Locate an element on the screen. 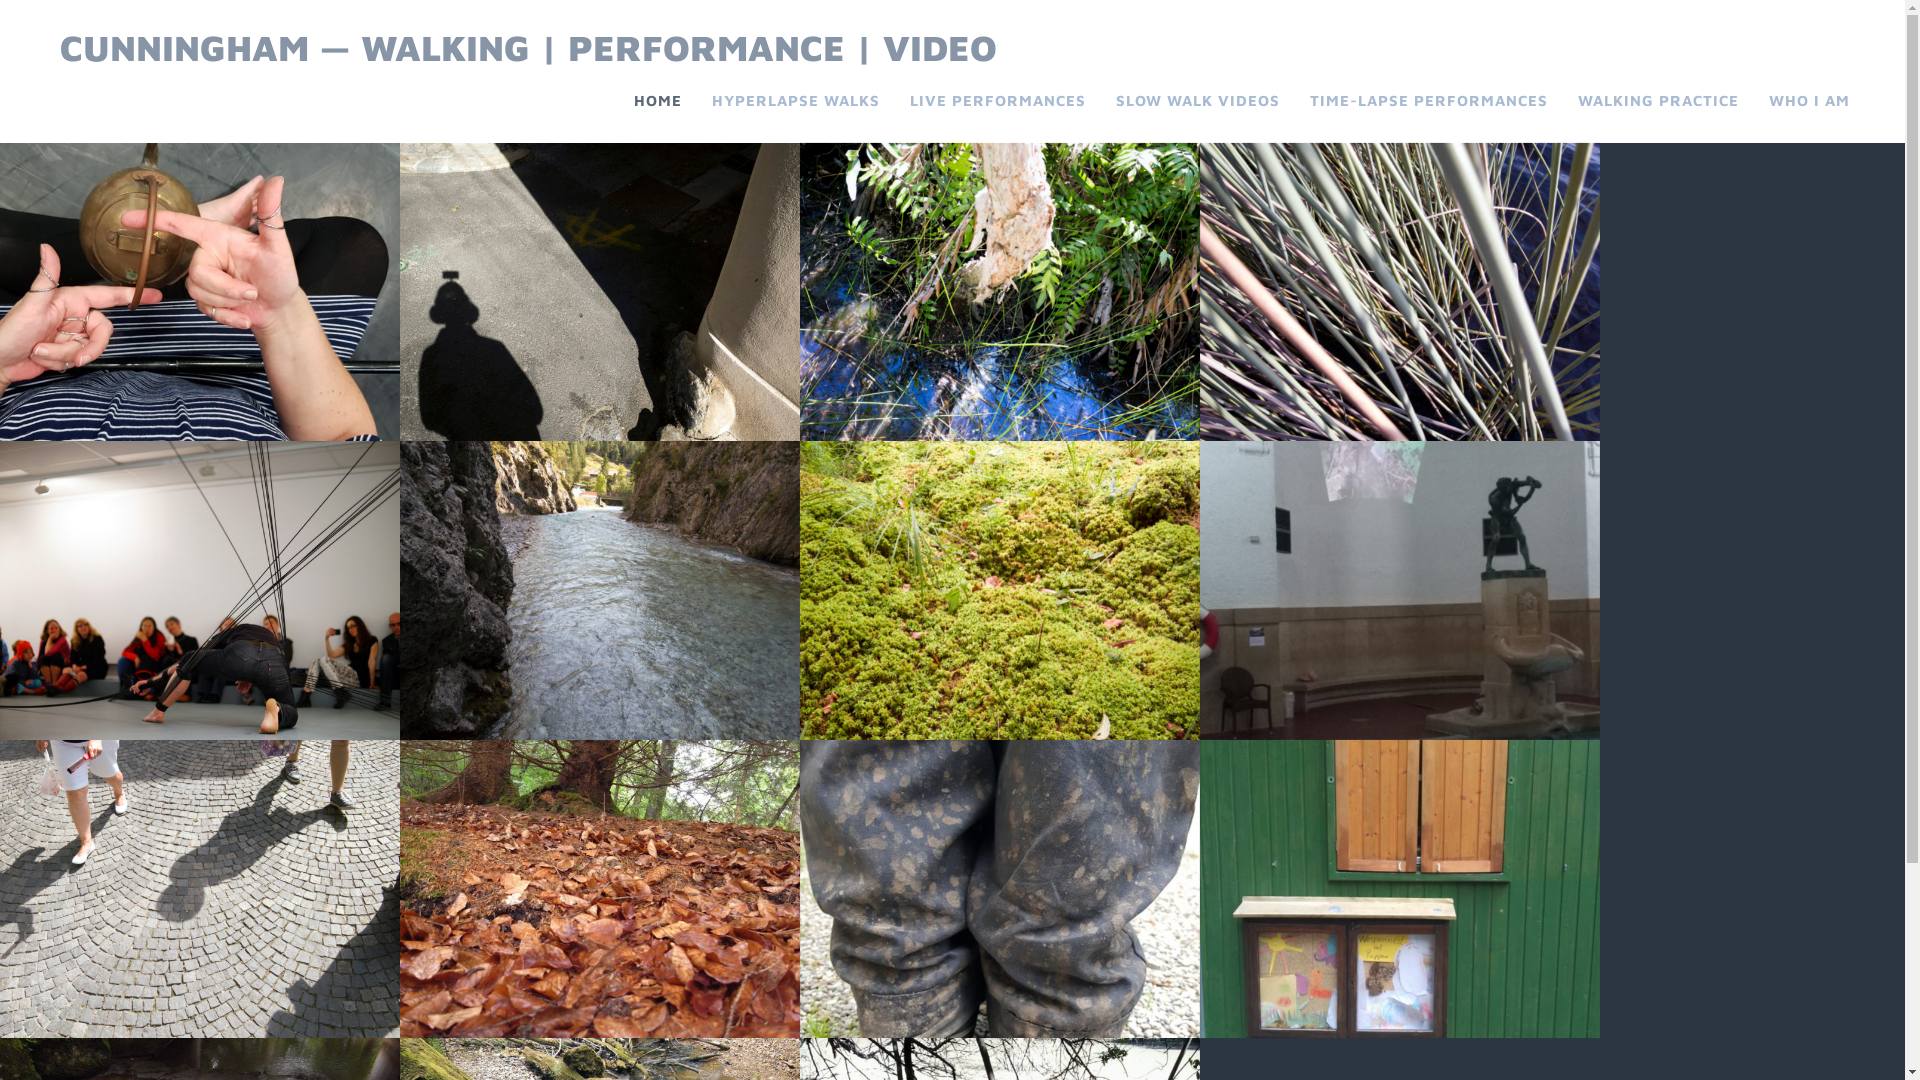 This screenshot has width=1920, height=1080. 'SLOW WALK VIDEOS' is located at coordinates (1198, 100).